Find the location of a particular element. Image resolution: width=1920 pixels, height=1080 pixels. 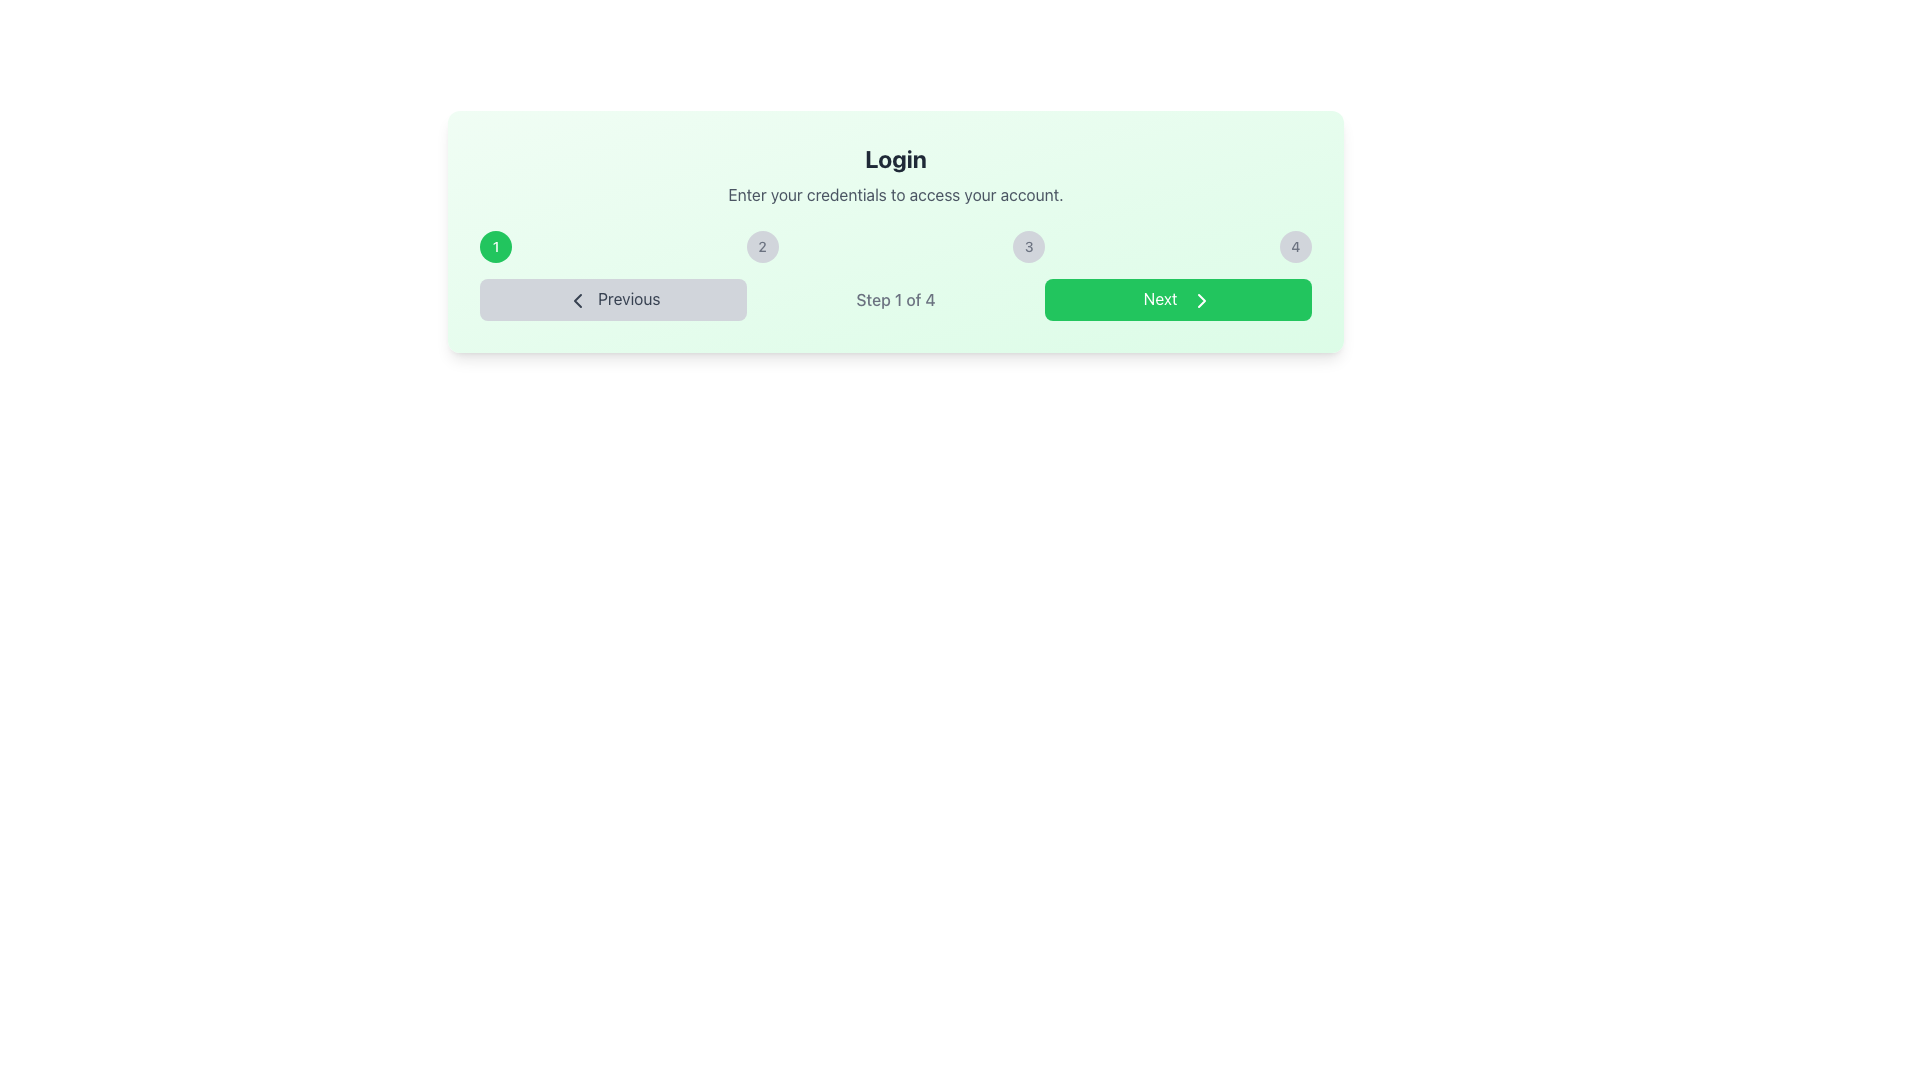

the left-pointing chevron icon contained within the 'Previous' button, which is styled minimally and positioned on the left side of the interface is located at coordinates (577, 300).